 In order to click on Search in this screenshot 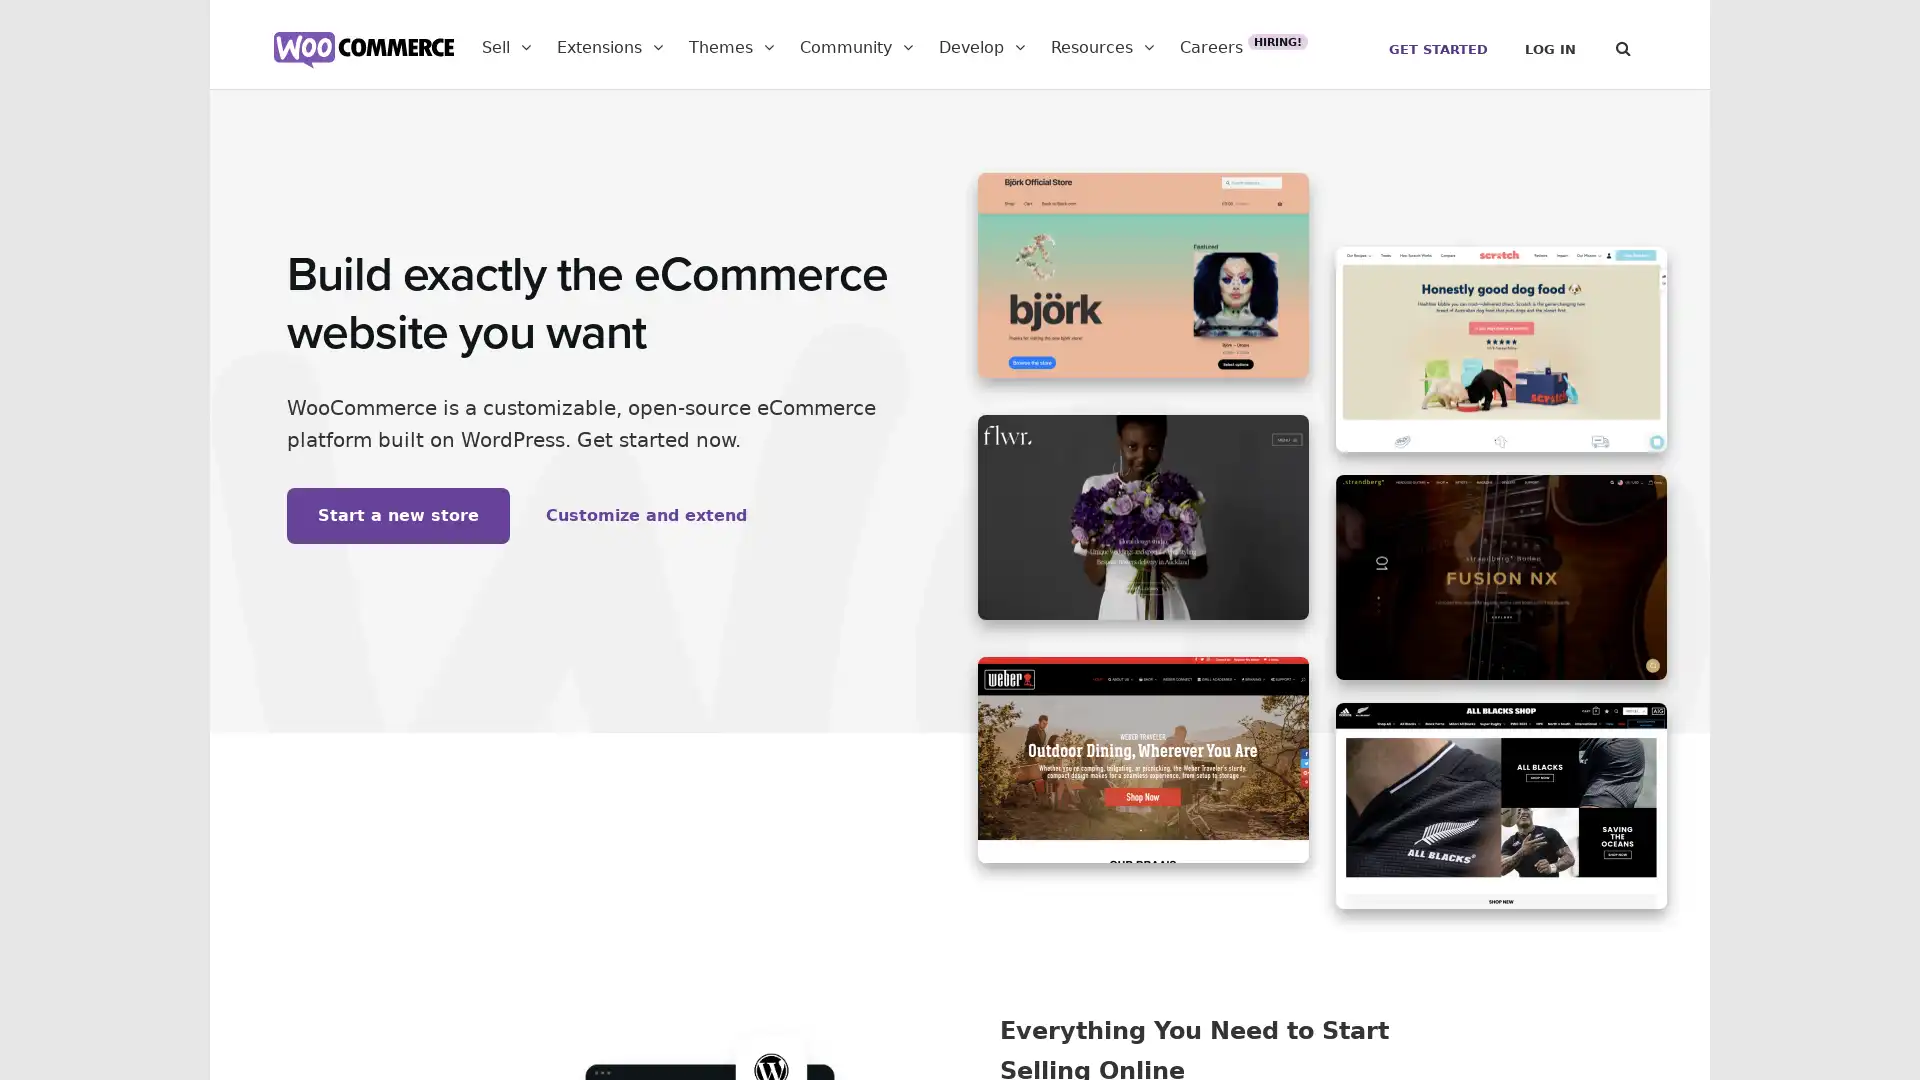, I will do `click(1623, 48)`.